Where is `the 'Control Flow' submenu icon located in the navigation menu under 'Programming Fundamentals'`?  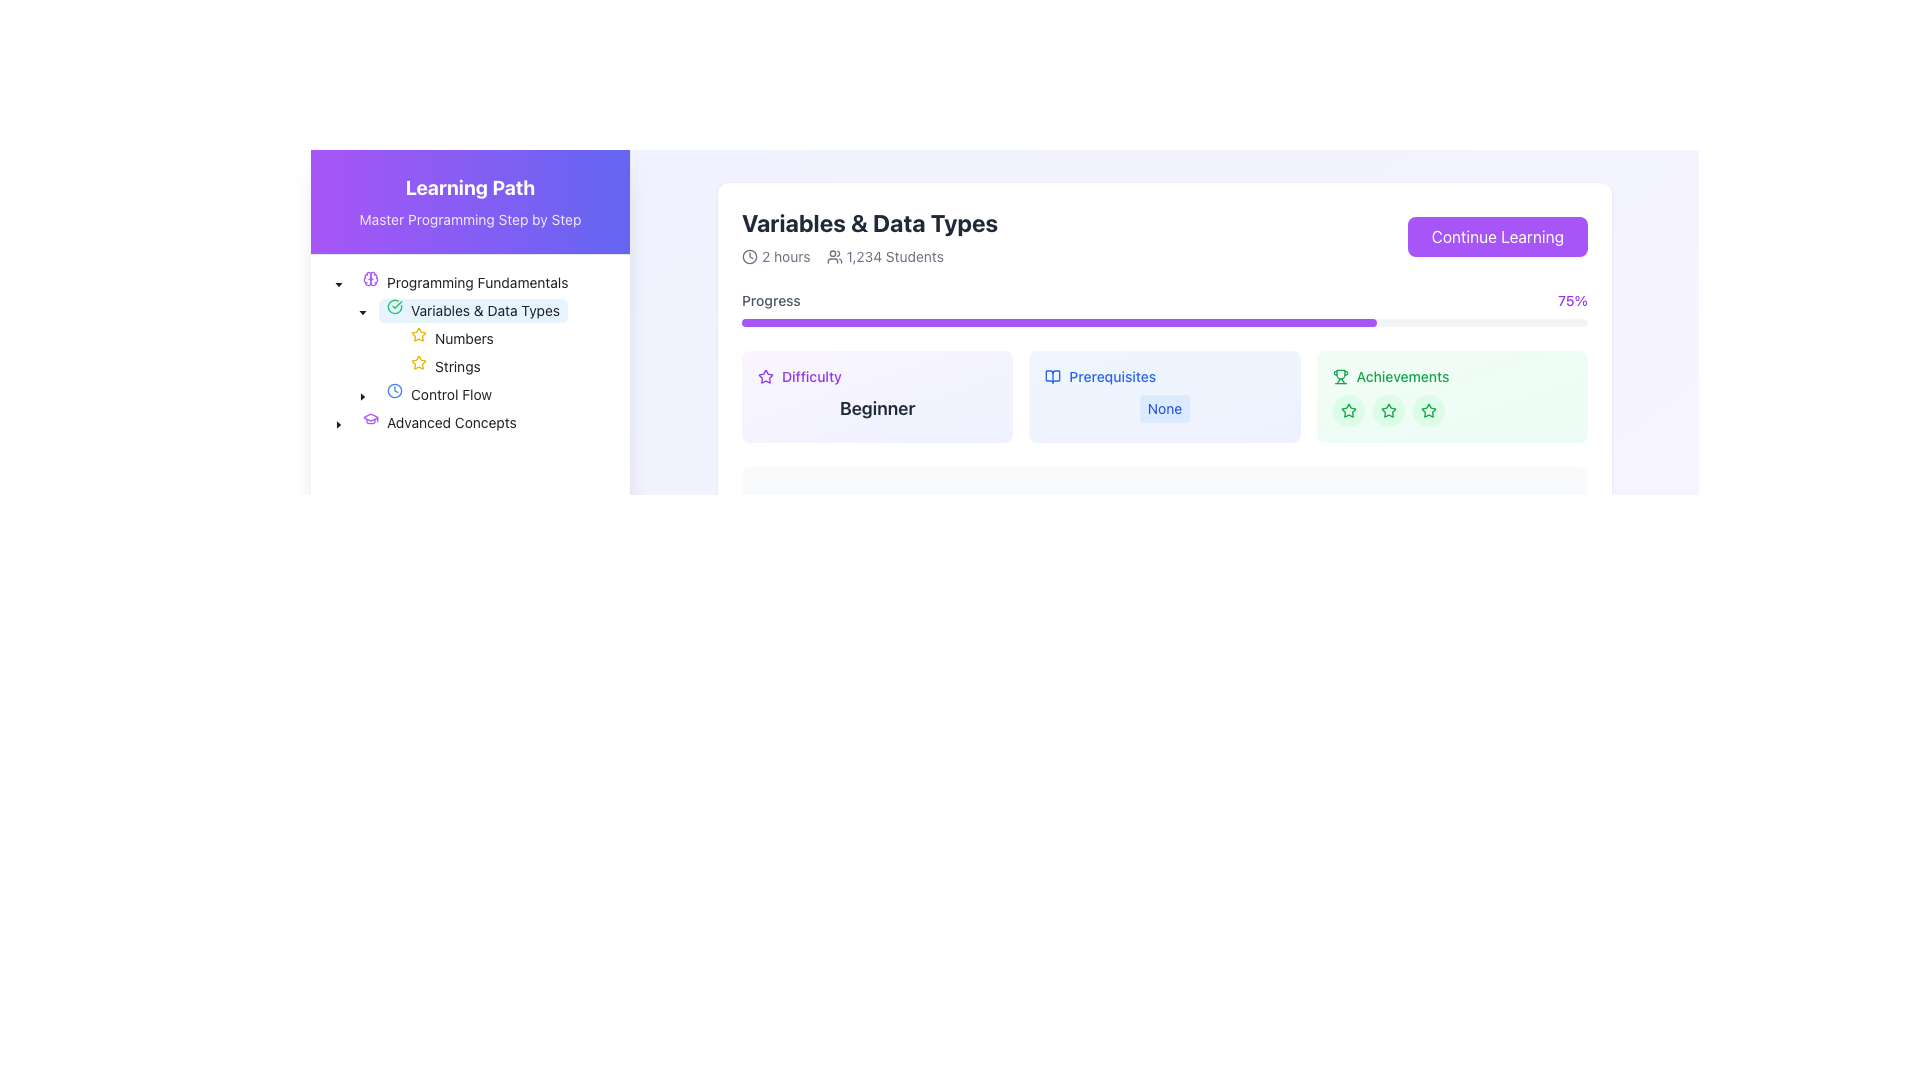 the 'Control Flow' submenu icon located in the navigation menu under 'Programming Fundamentals' is located at coordinates (394, 390).